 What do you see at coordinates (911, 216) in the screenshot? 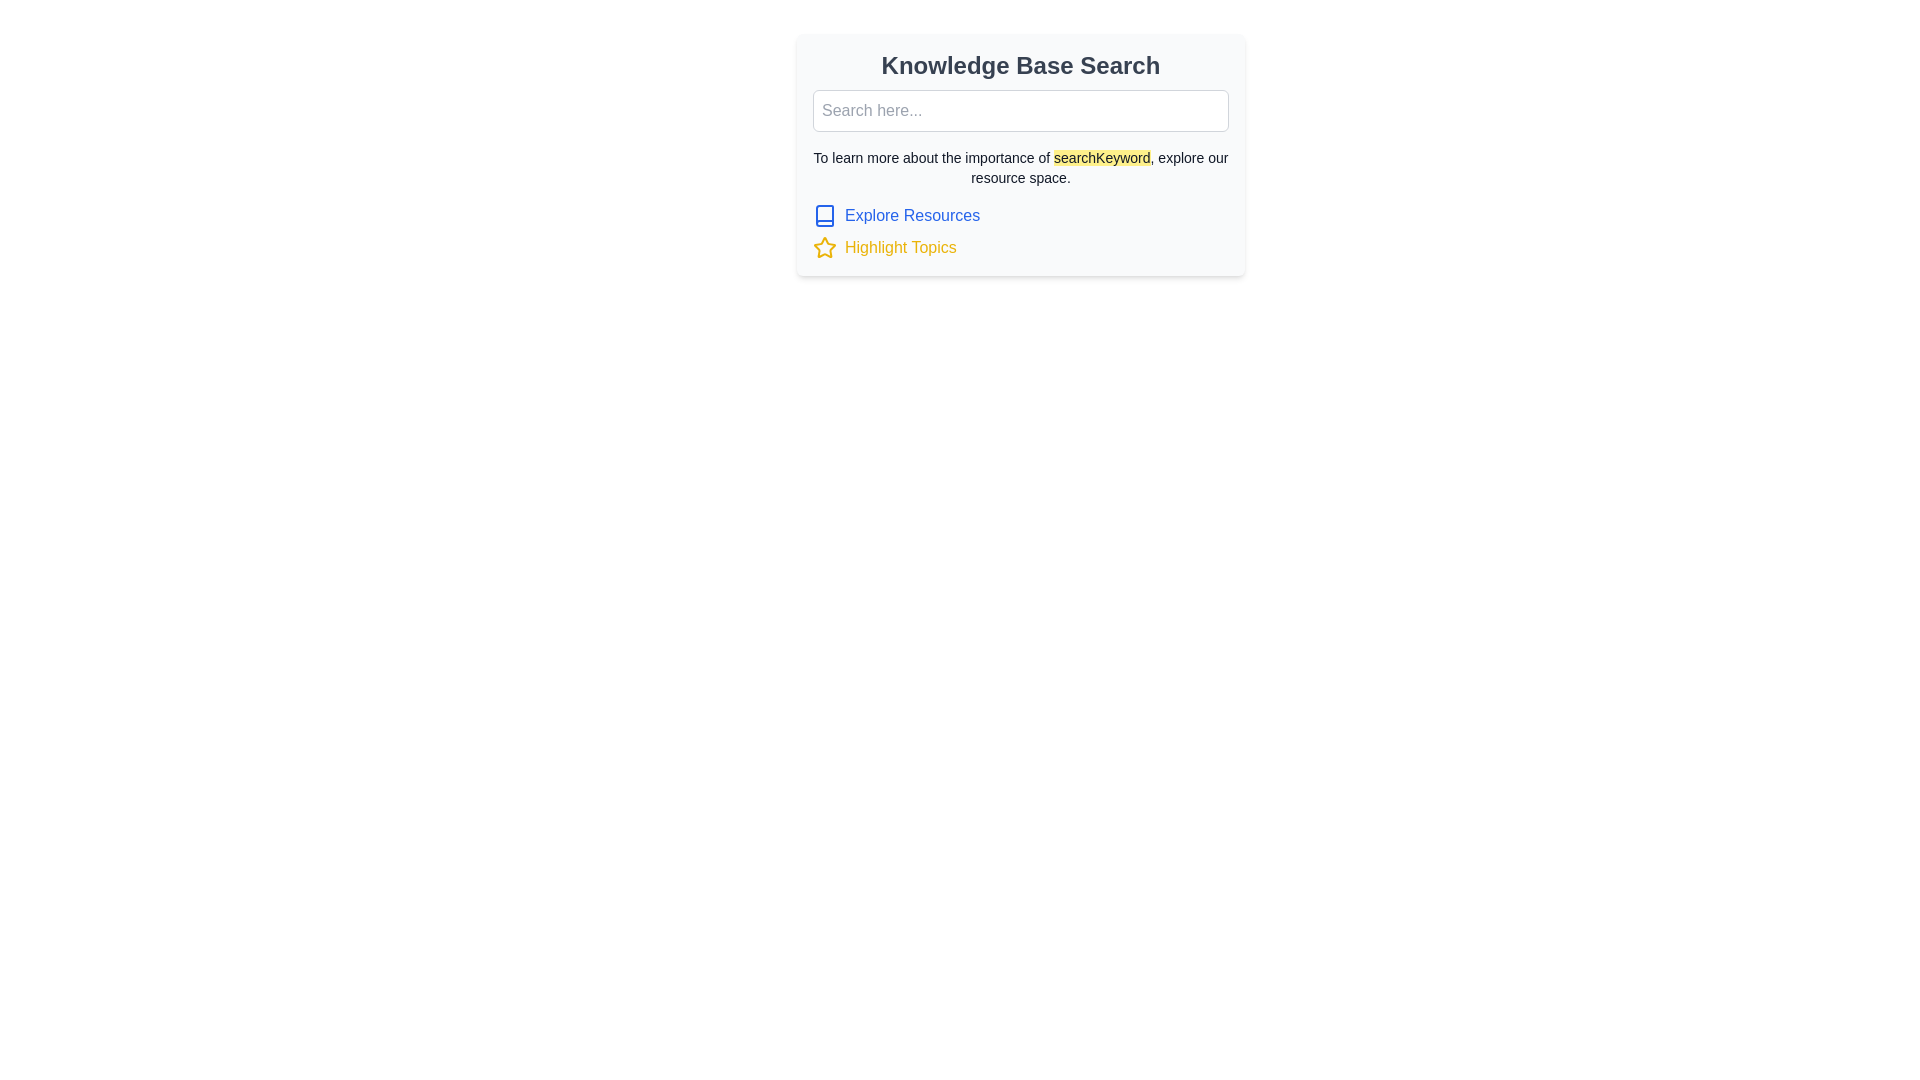
I see `the text label that says 'Explore Resources', which is styled in blue and located next to a book icon on the middle right of the card` at bounding box center [911, 216].